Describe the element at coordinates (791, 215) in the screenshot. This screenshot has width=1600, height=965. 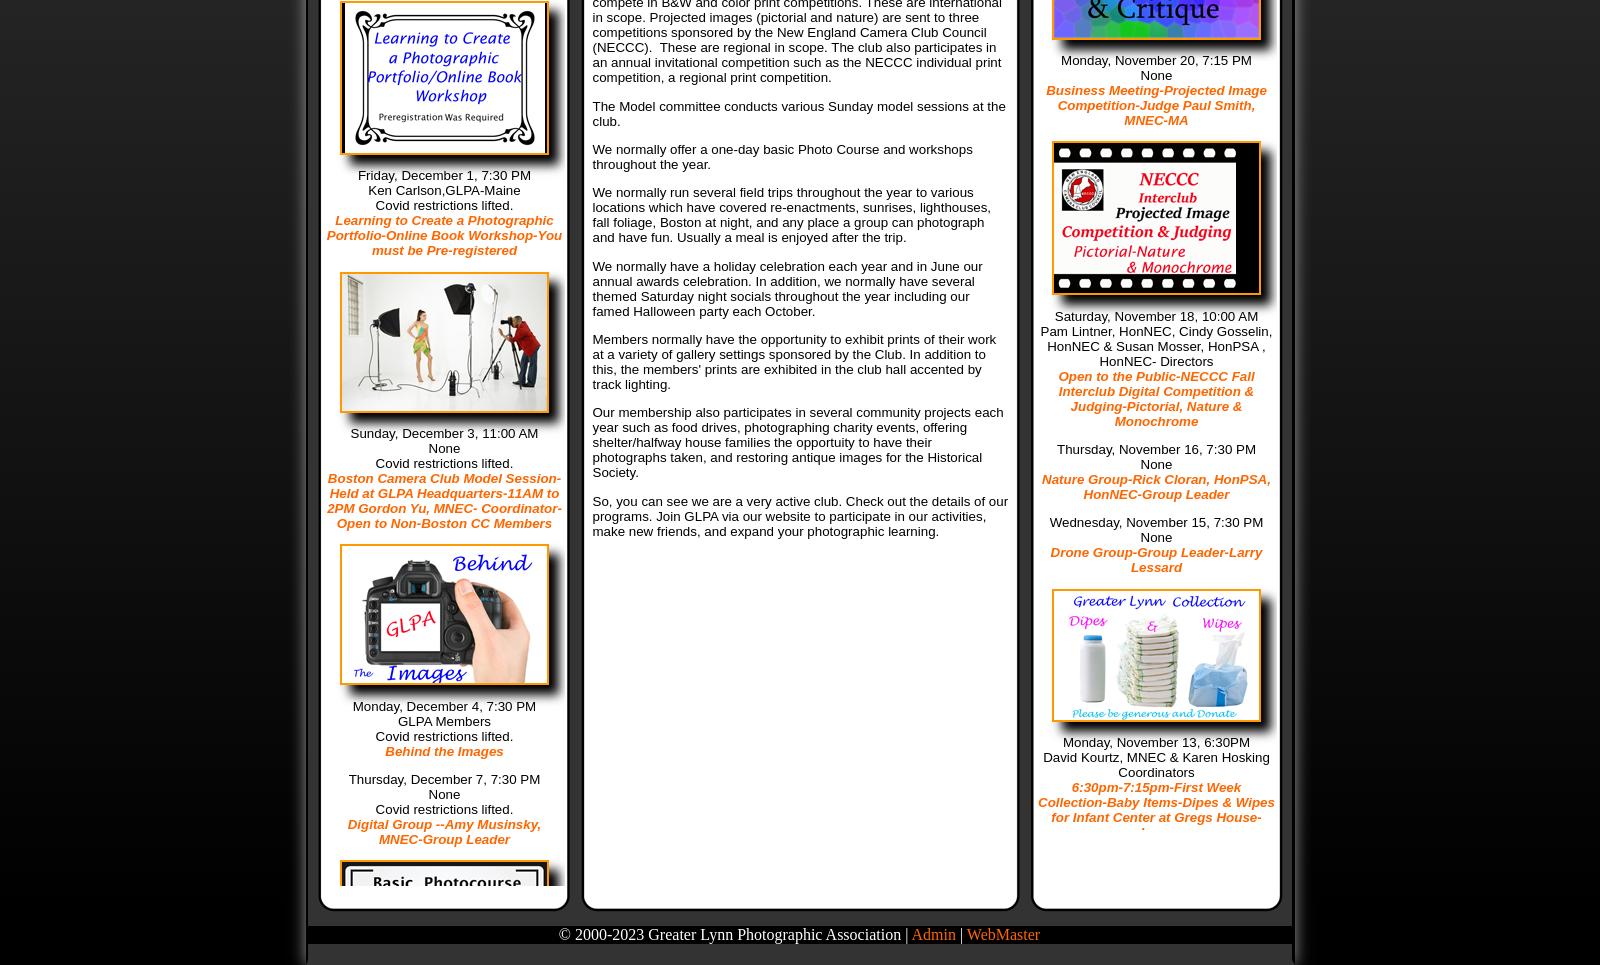
I see `'We normally run several field trips throughout the year to various locations which have covered re-enactments, sunrises, lighthouses, fall foliage, Boston at night, and any place a group can photograph and have fun. Usually a meal is enjoyed after the trip.'` at that location.